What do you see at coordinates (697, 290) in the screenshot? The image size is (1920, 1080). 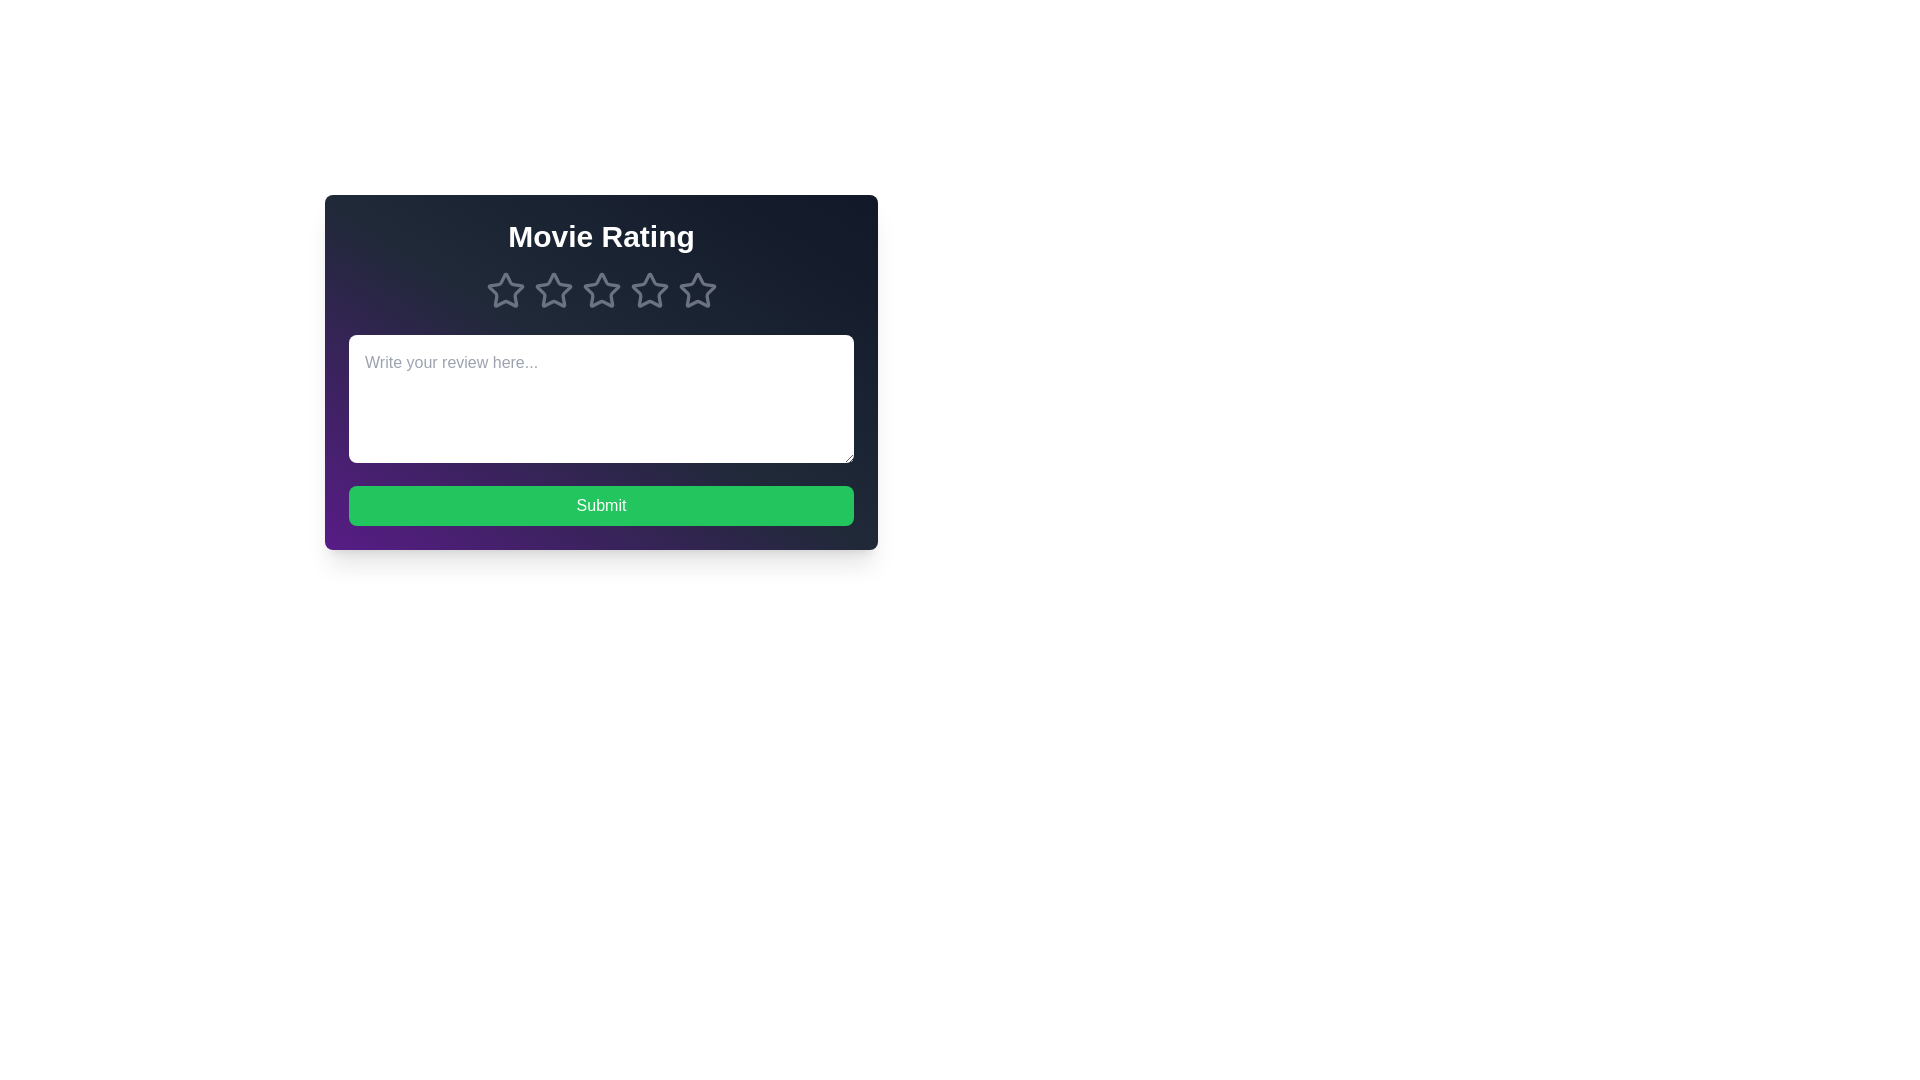 I see `the star corresponding to 5 stars to preview the rating` at bounding box center [697, 290].